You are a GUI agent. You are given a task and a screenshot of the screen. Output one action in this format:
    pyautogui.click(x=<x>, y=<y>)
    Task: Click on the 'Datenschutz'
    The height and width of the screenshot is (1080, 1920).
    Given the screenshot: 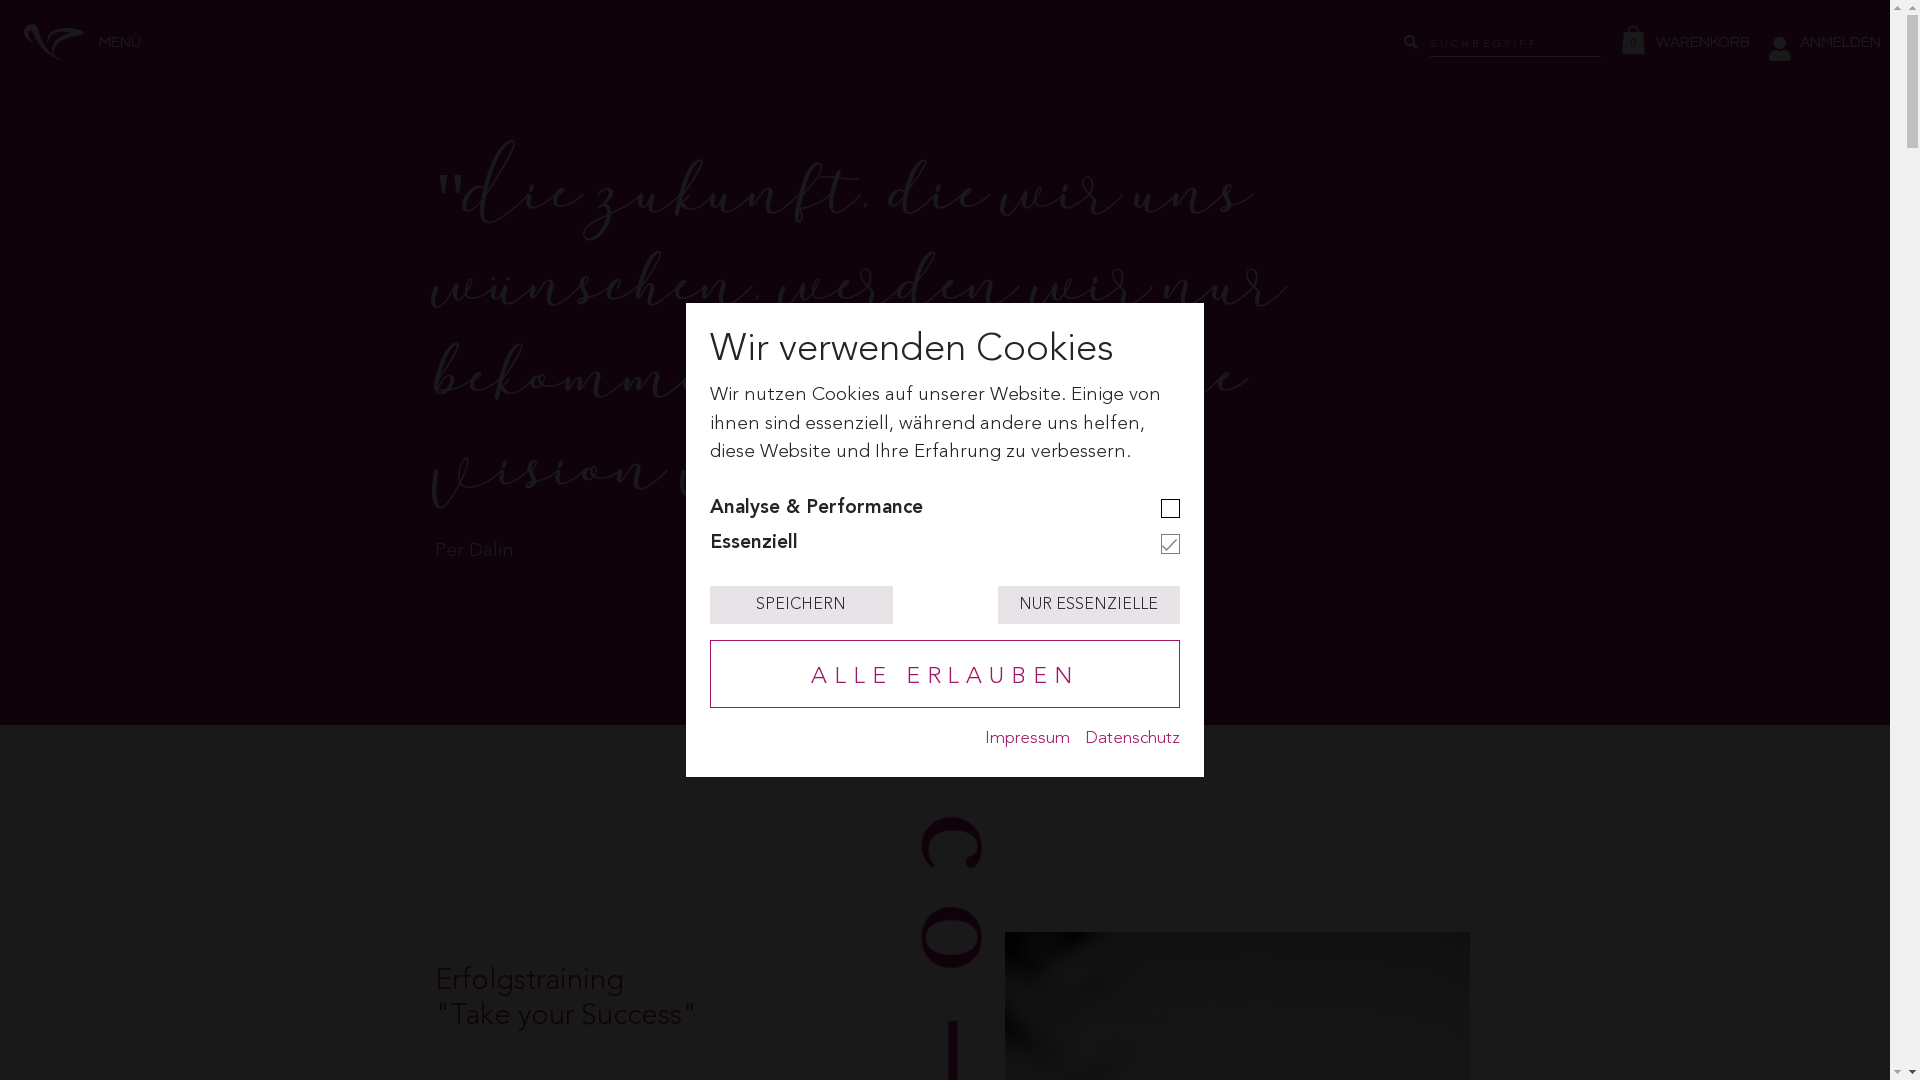 What is the action you would take?
    pyautogui.click(x=1132, y=738)
    